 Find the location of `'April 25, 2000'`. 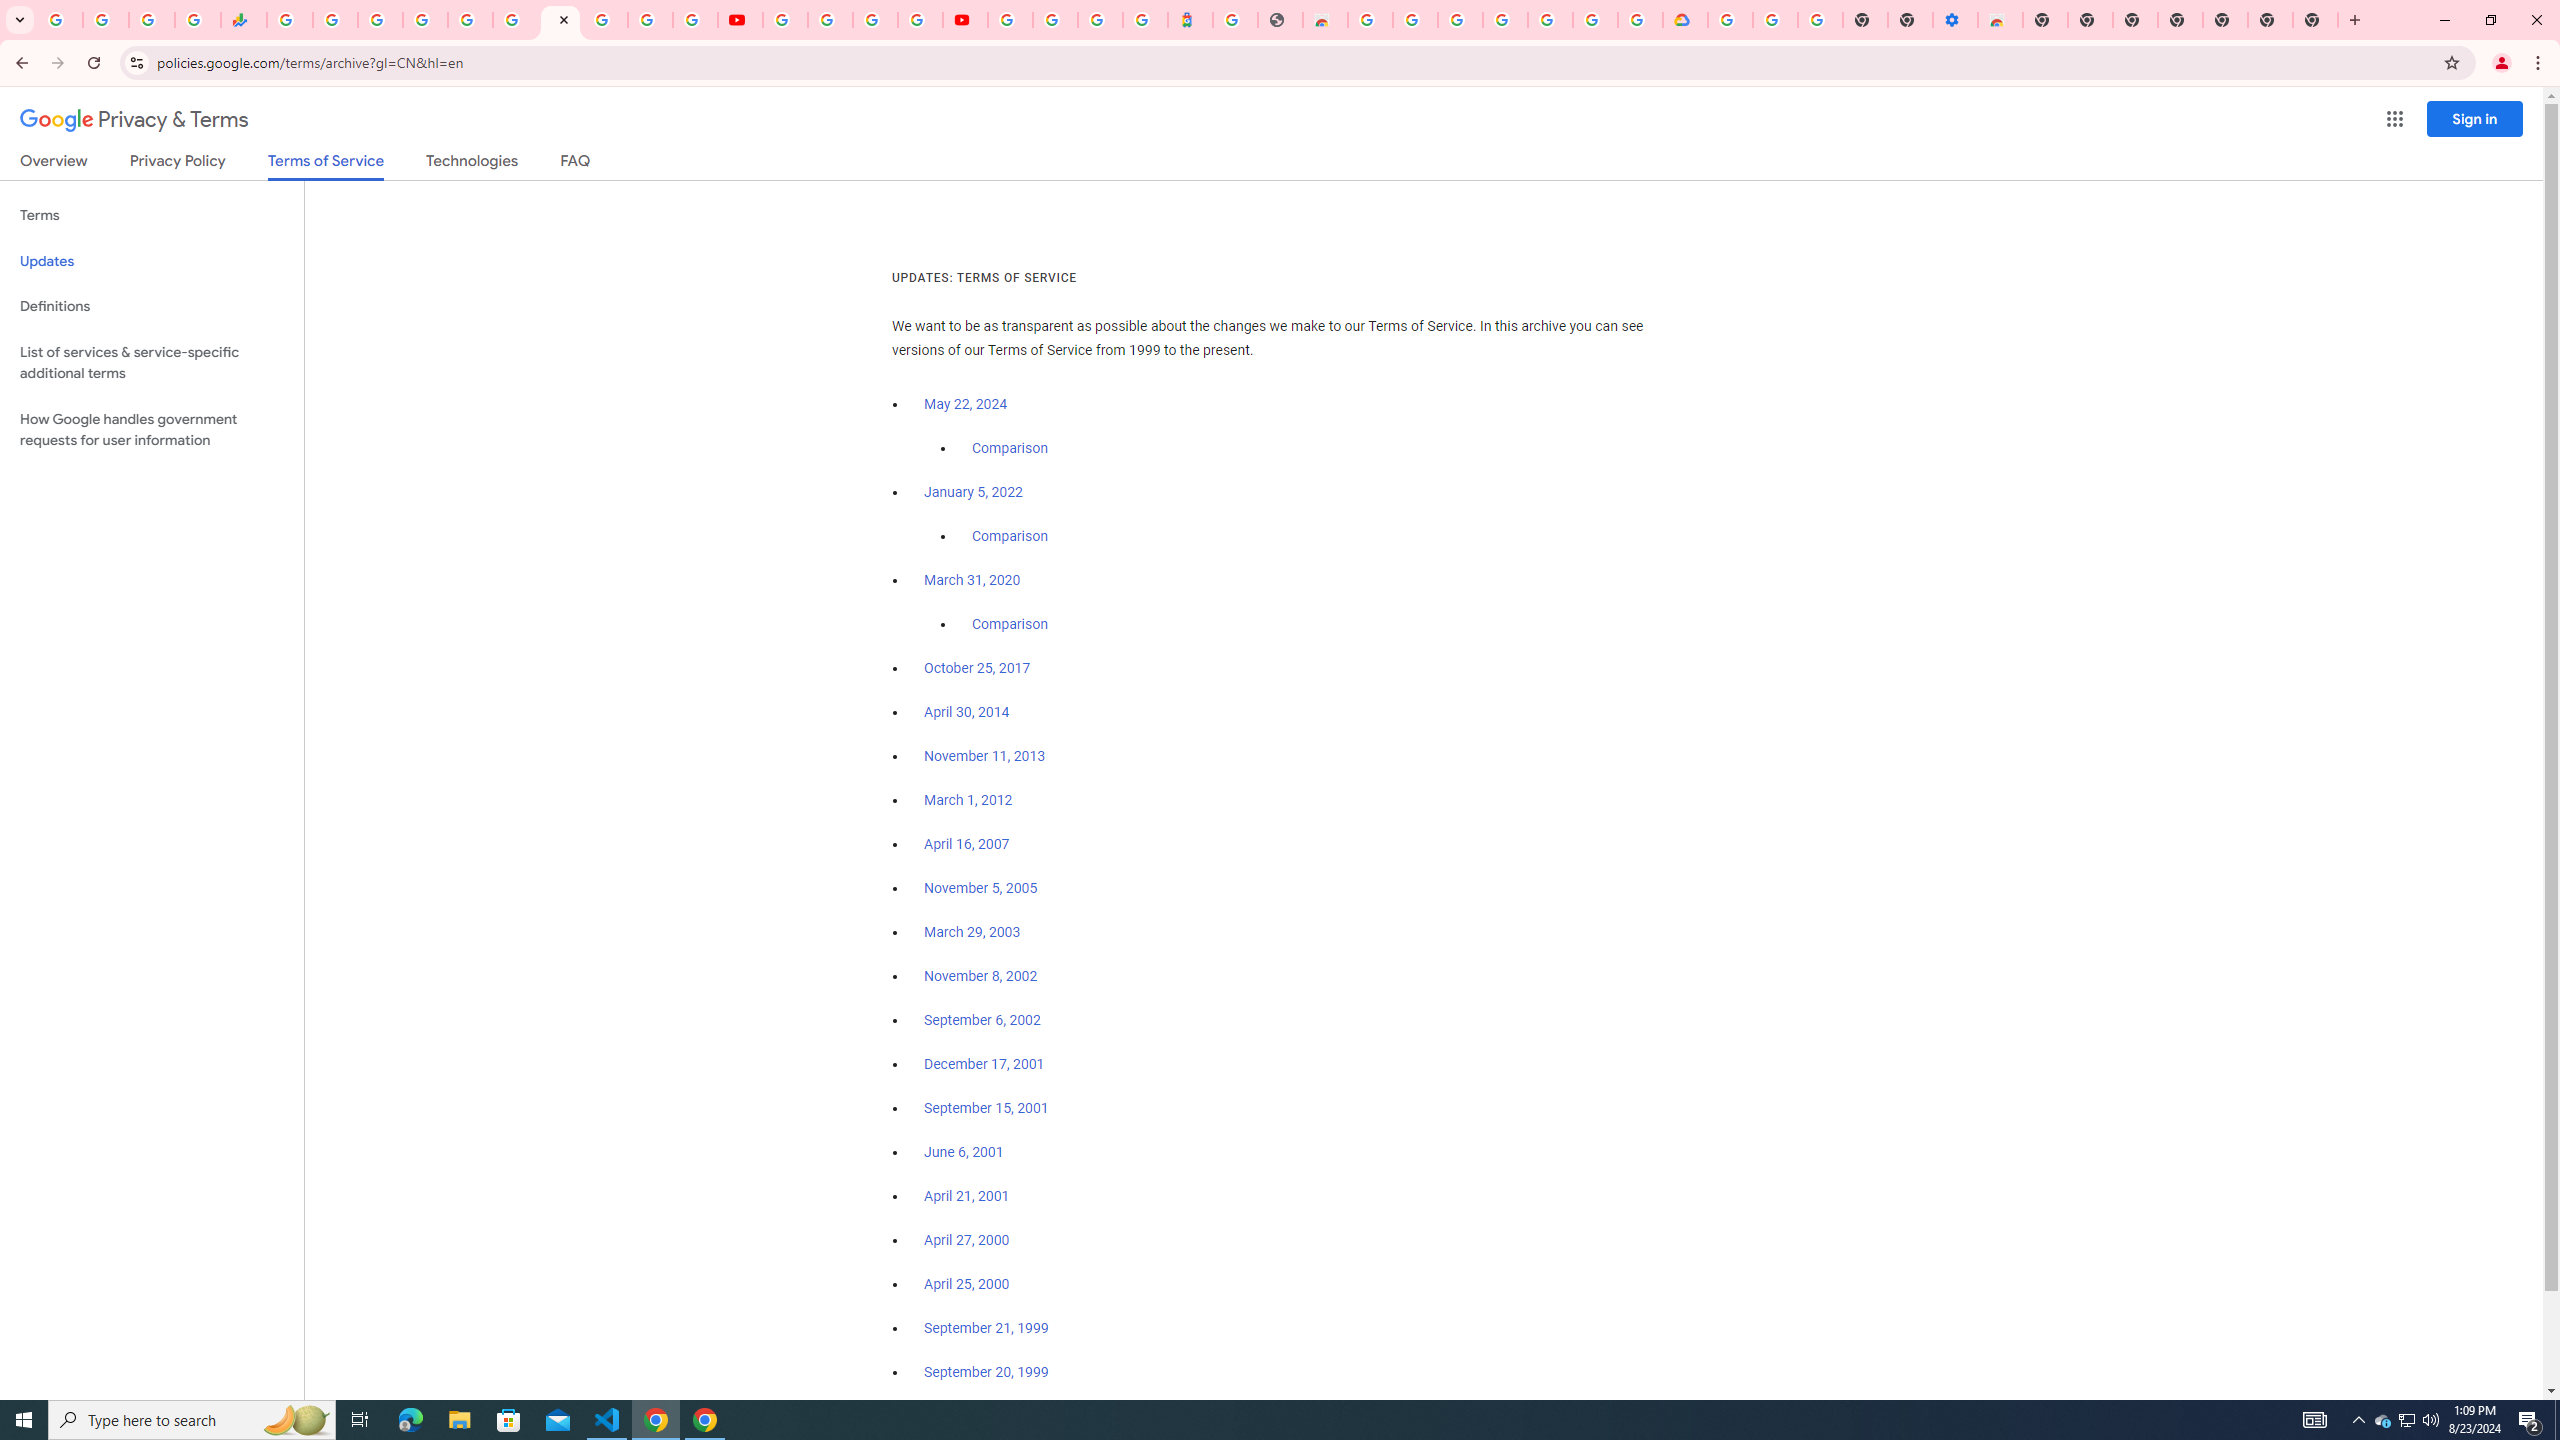

'April 25, 2000' is located at coordinates (966, 1282).